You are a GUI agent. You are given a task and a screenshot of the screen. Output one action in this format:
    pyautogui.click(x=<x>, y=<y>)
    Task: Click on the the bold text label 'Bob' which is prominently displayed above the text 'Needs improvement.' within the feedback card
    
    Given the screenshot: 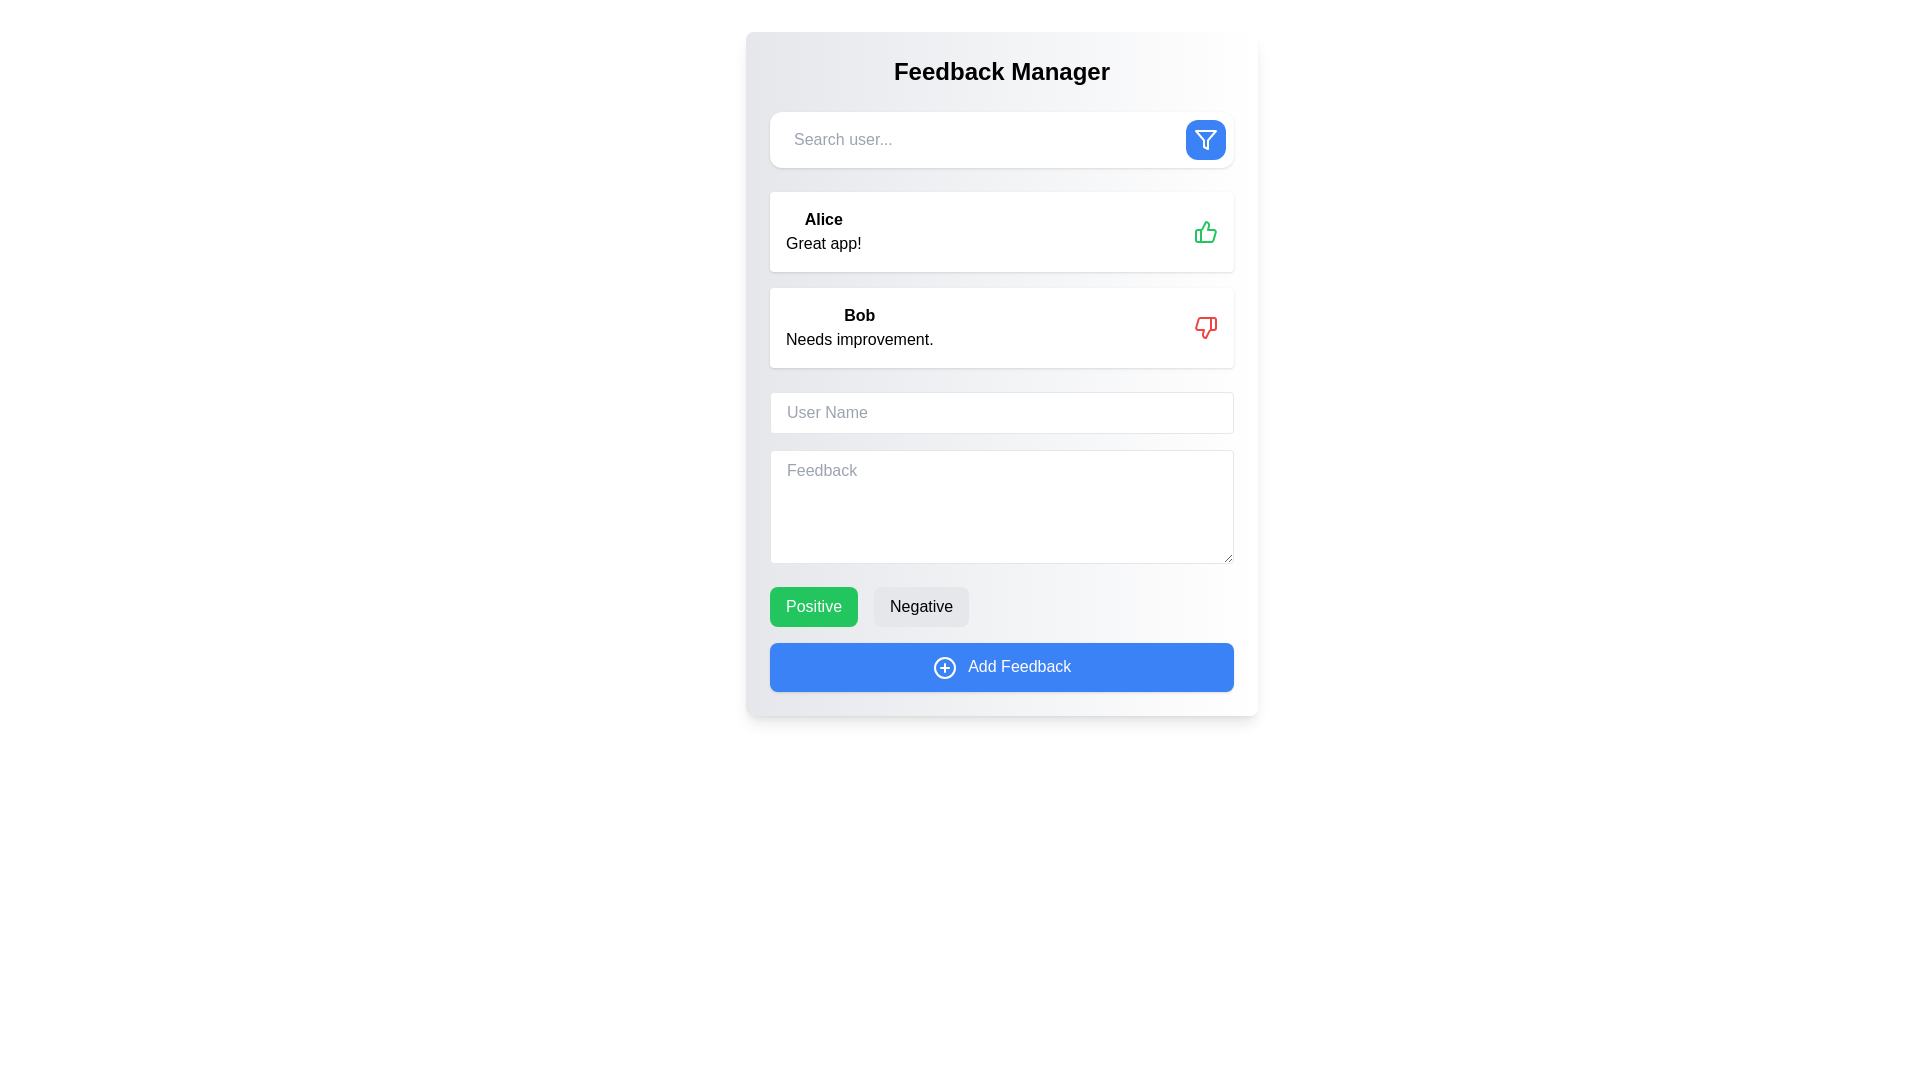 What is the action you would take?
    pyautogui.click(x=859, y=315)
    